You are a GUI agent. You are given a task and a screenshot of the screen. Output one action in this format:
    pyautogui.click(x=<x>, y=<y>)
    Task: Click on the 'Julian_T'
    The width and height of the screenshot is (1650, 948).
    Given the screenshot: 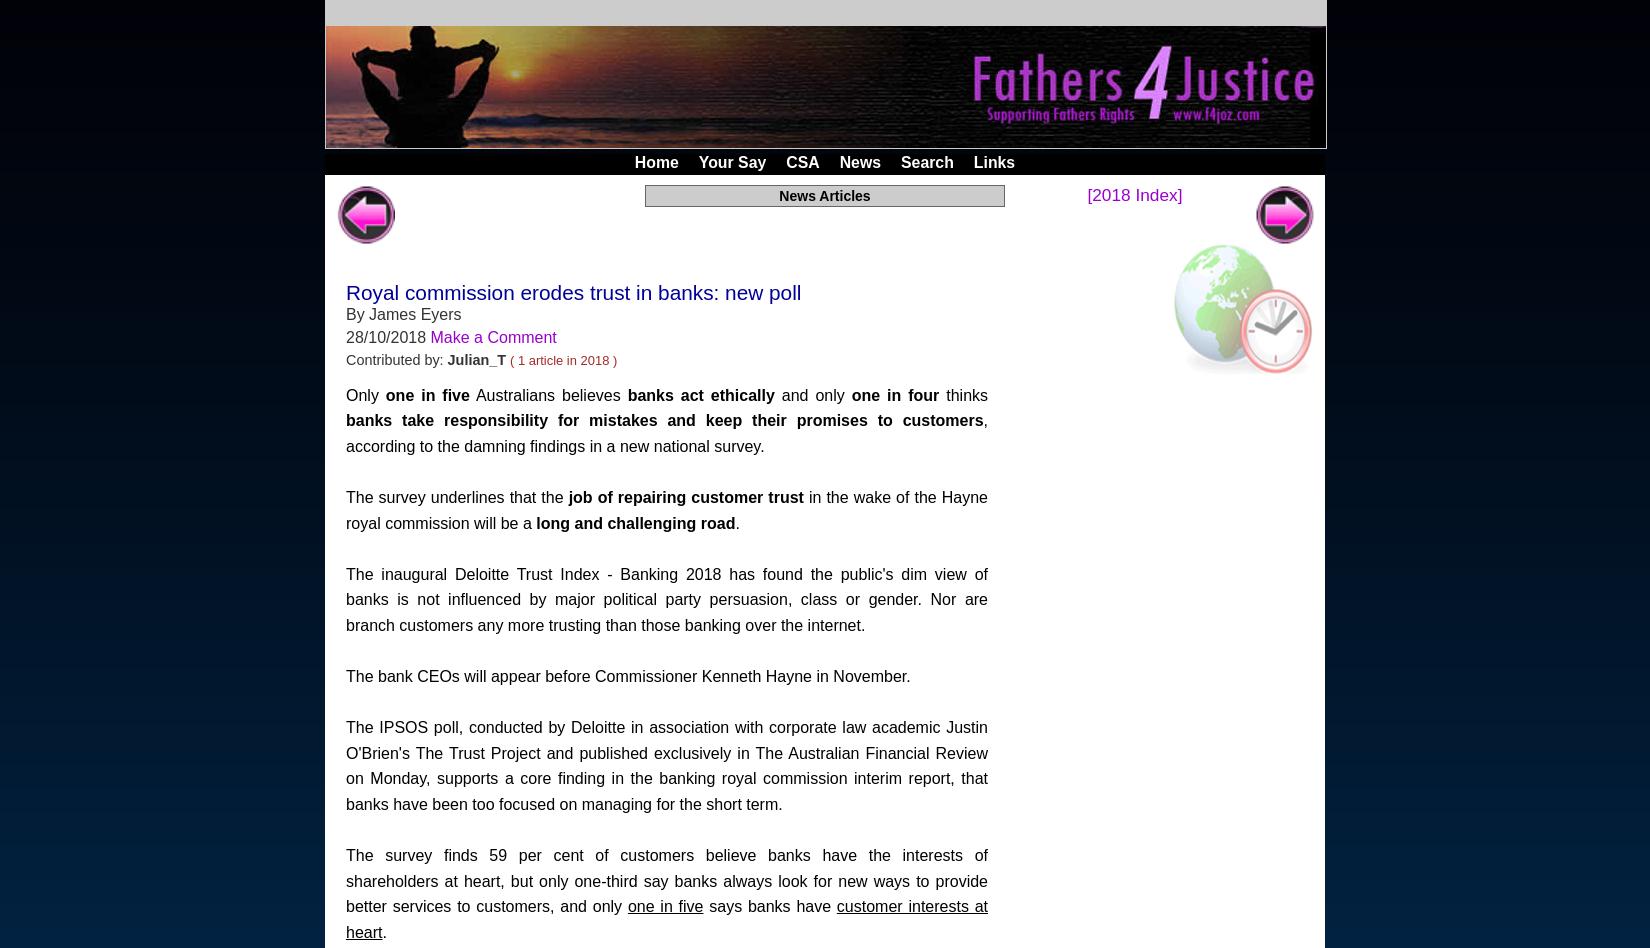 What is the action you would take?
    pyautogui.click(x=475, y=358)
    